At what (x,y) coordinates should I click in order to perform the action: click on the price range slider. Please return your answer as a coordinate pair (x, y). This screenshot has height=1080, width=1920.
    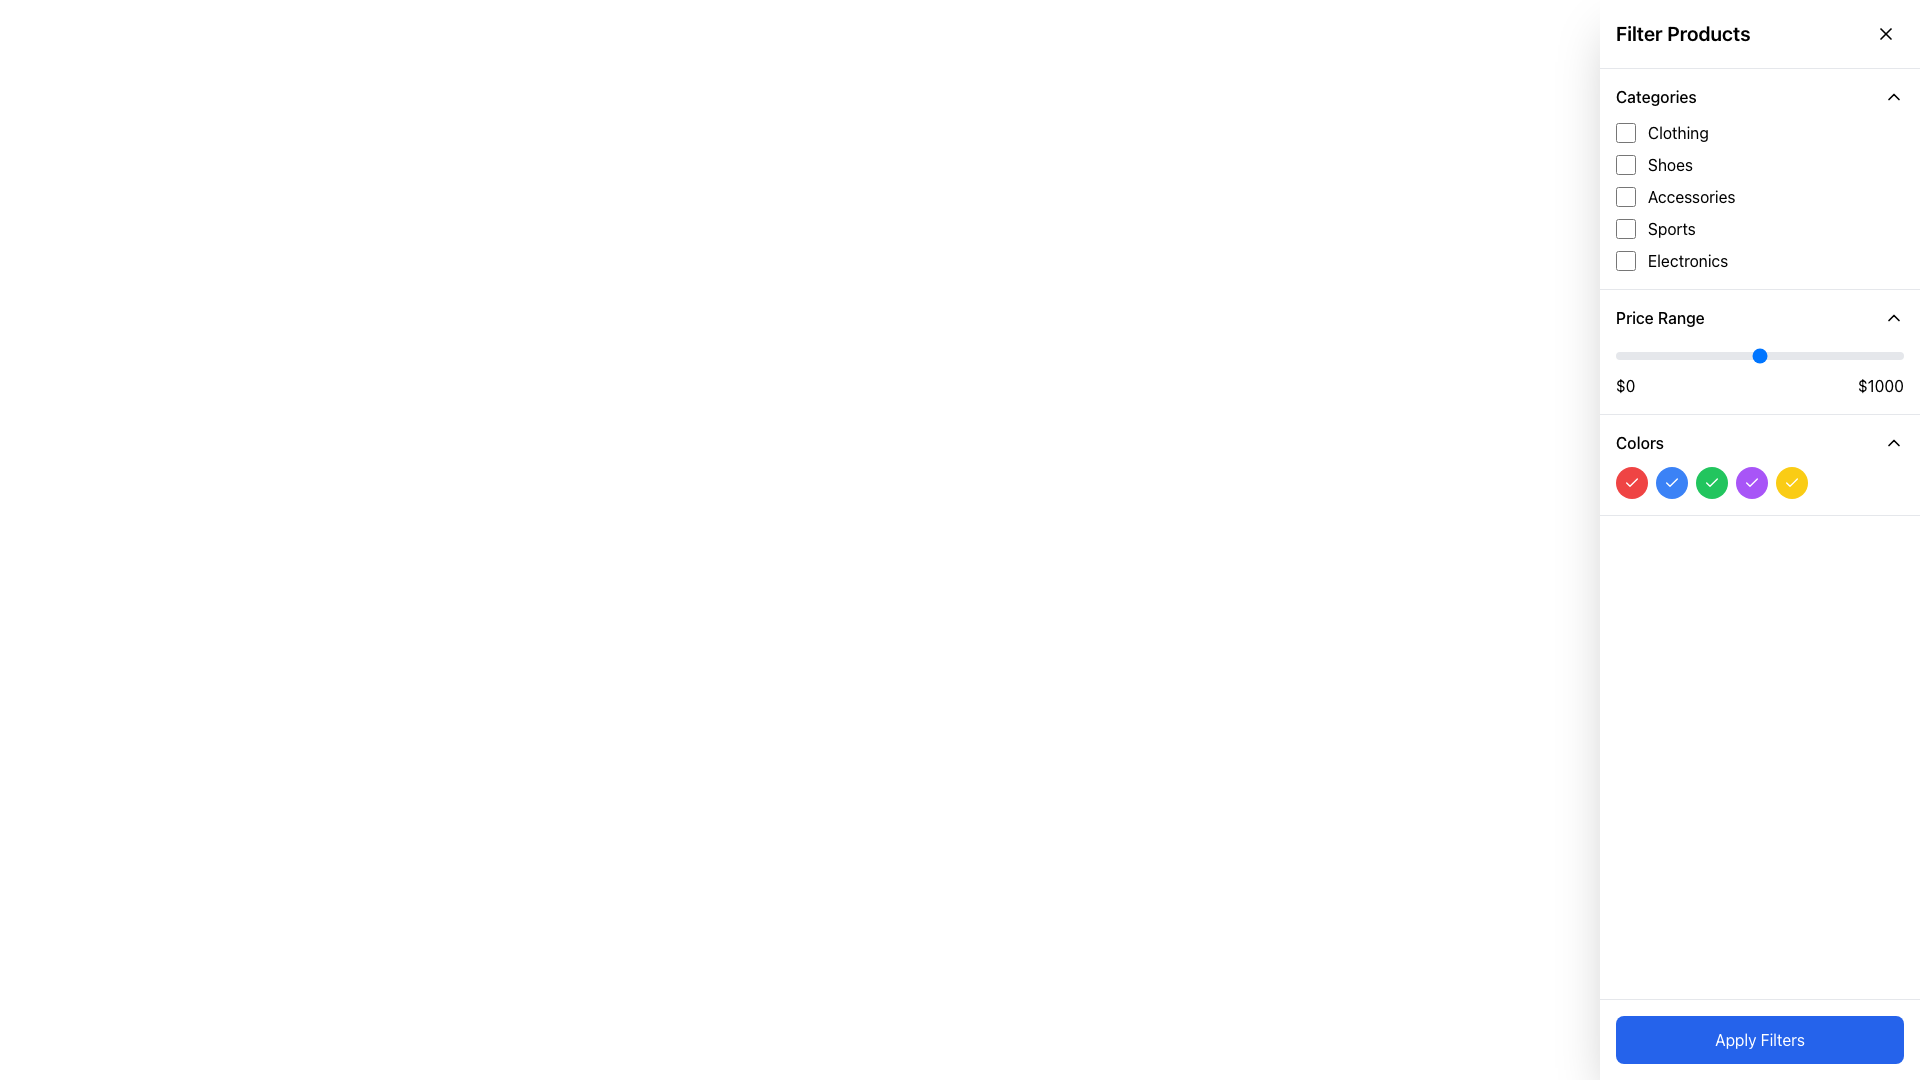
    Looking at the image, I should click on (1707, 354).